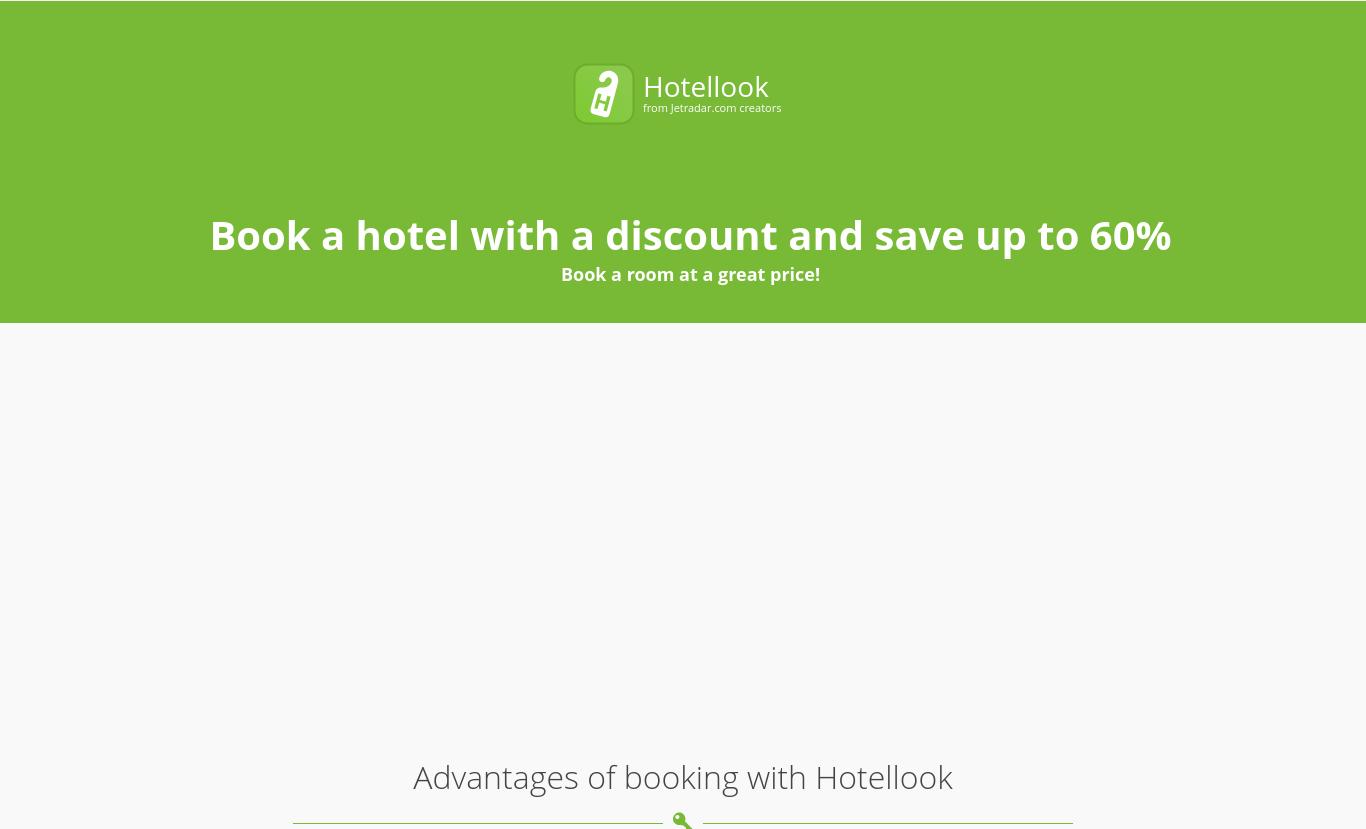  I want to click on 'We search both the largest booking websites and small local systems. Oftentimes, small family hotels are not listed on large booking websites.', so click(711, 419).